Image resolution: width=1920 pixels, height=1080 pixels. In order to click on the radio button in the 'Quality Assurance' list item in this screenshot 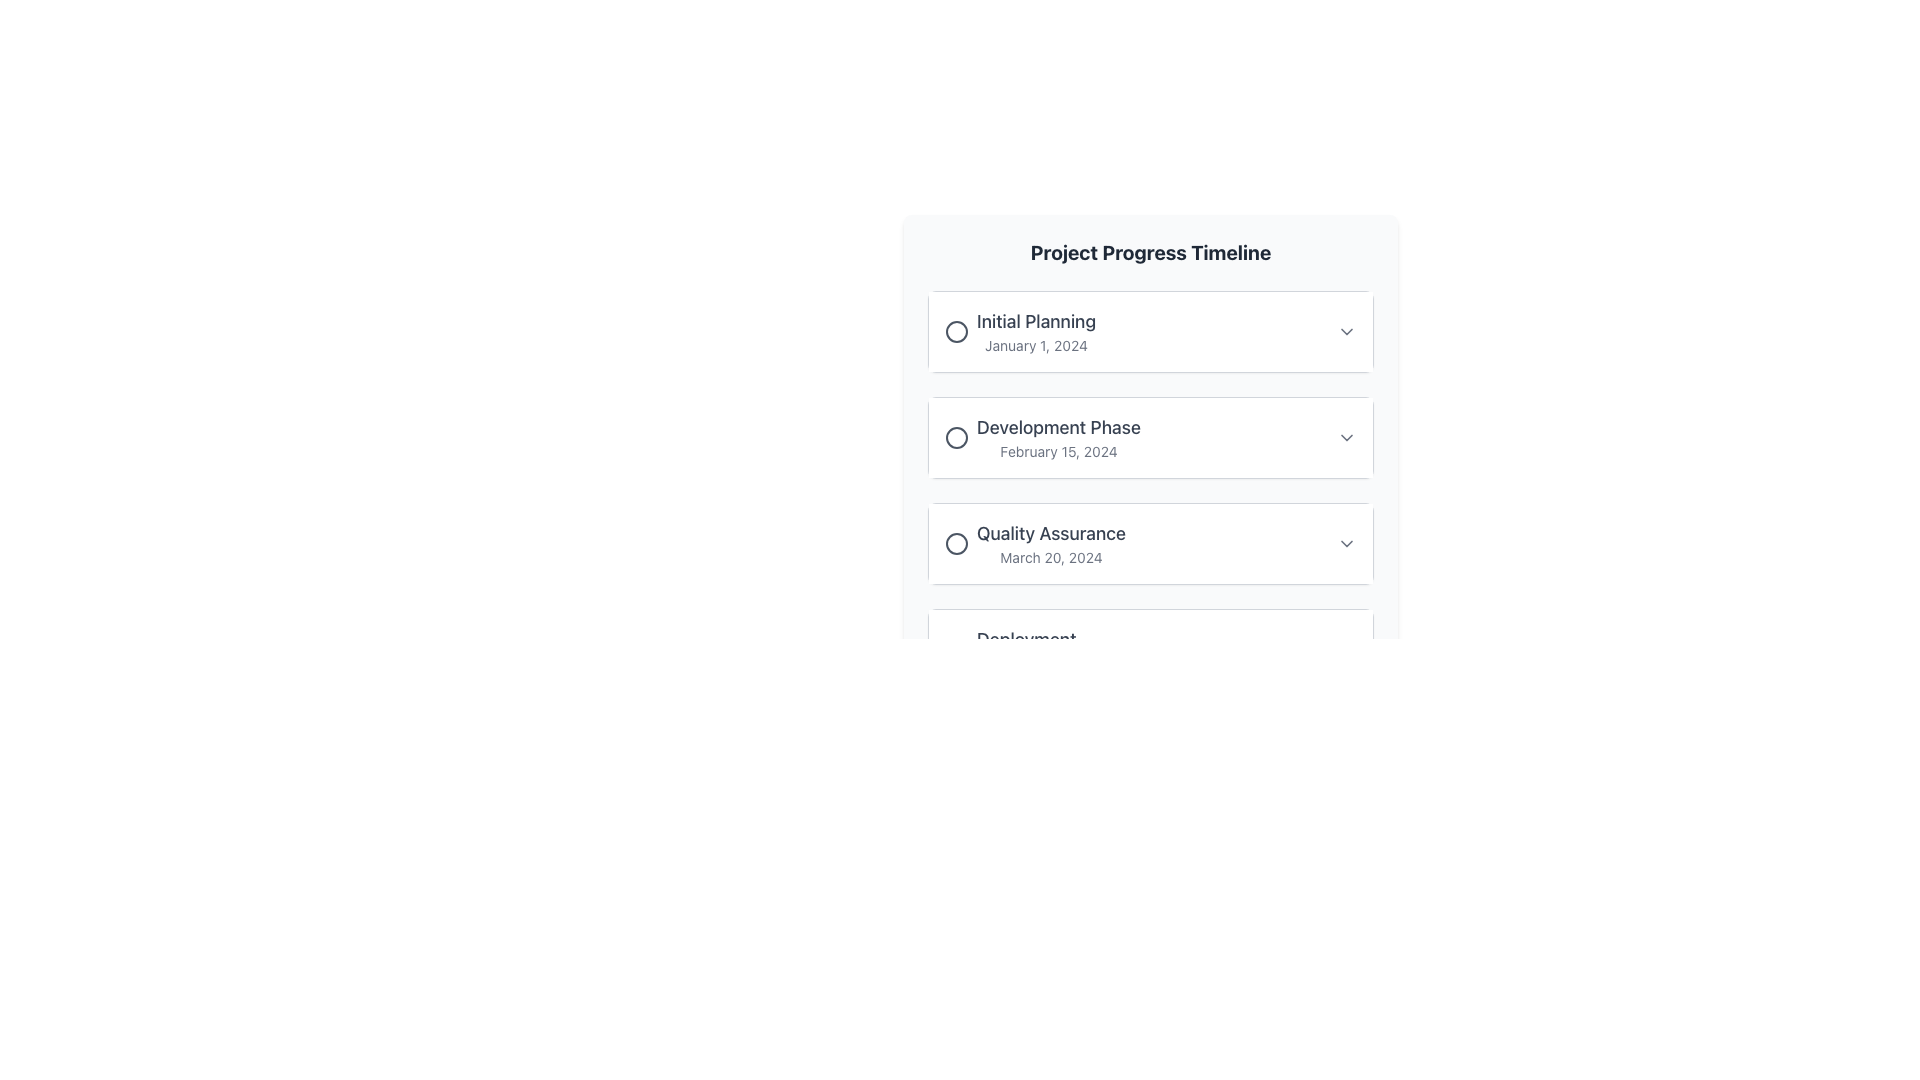, I will do `click(1151, 543)`.